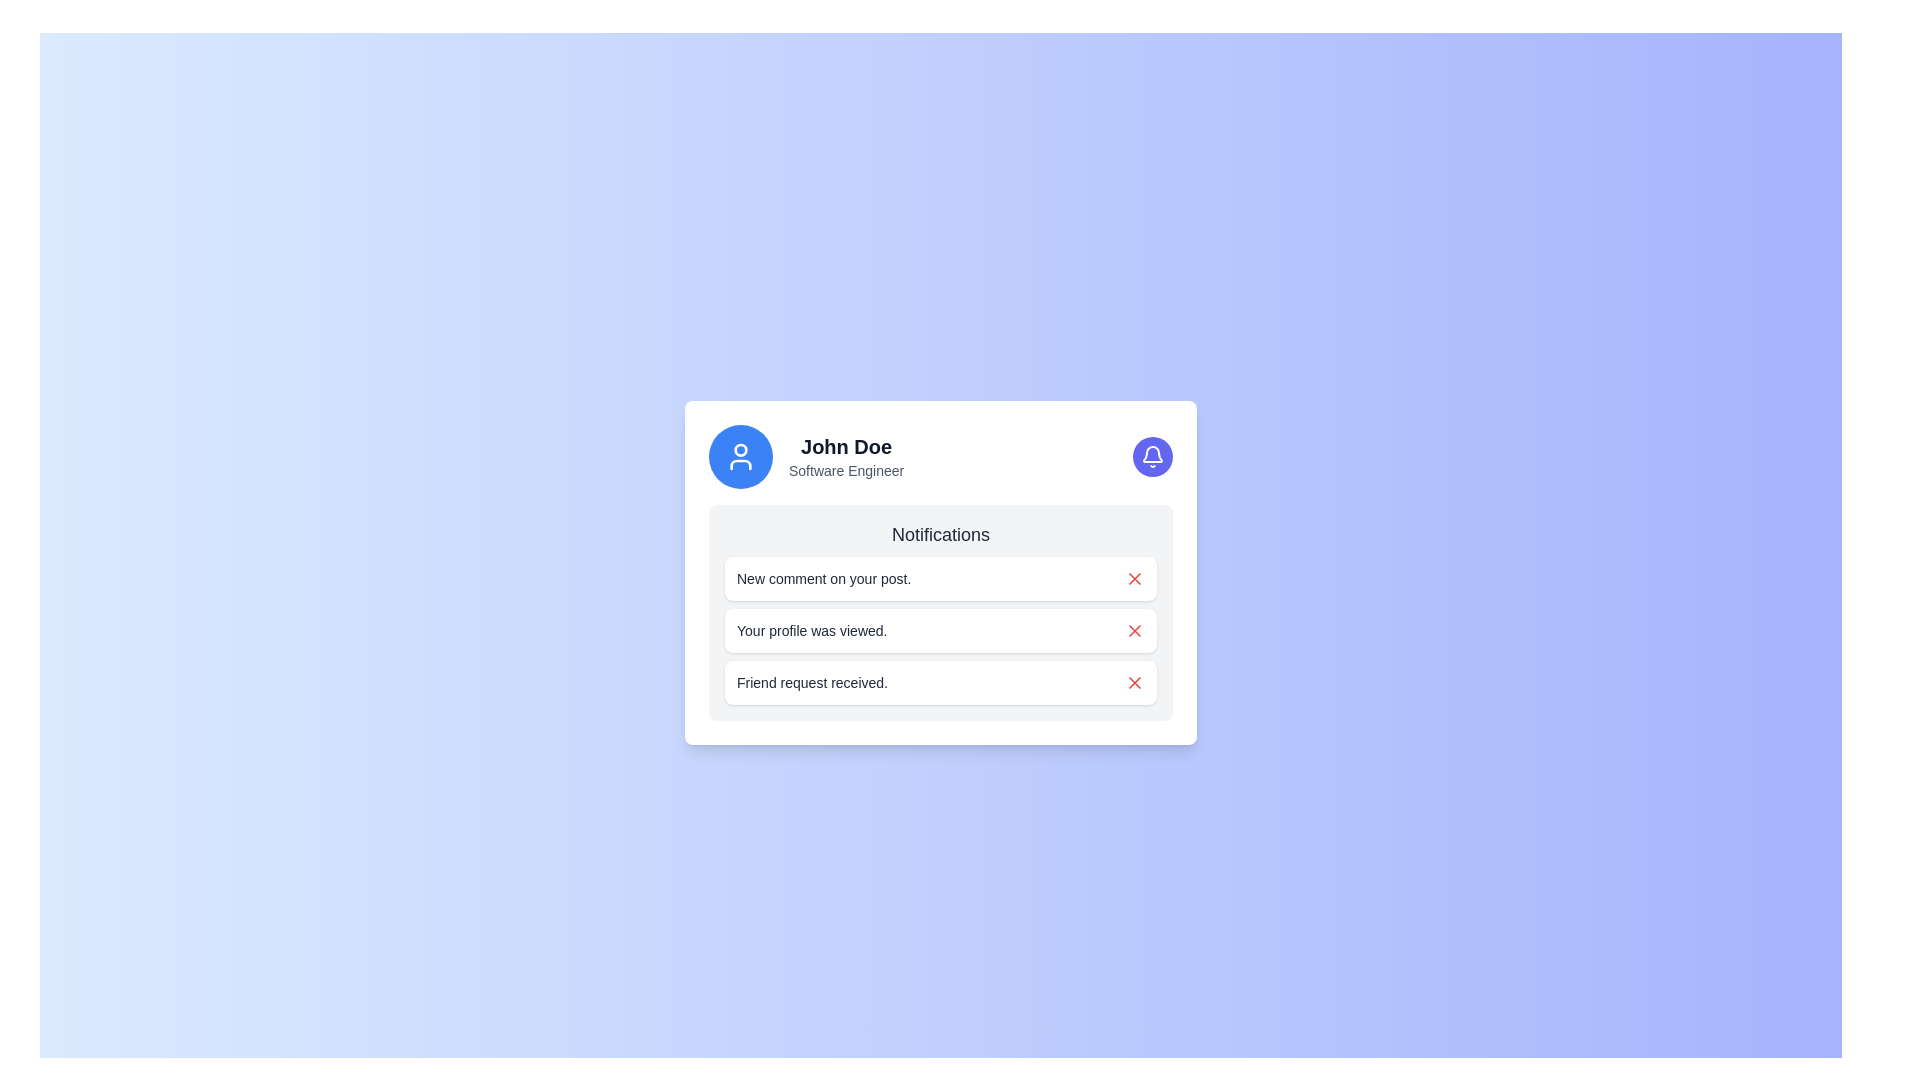 The image size is (1920, 1080). What do you see at coordinates (1134, 631) in the screenshot?
I see `the red-colored close button next to the text 'Your profile was viewed.'` at bounding box center [1134, 631].